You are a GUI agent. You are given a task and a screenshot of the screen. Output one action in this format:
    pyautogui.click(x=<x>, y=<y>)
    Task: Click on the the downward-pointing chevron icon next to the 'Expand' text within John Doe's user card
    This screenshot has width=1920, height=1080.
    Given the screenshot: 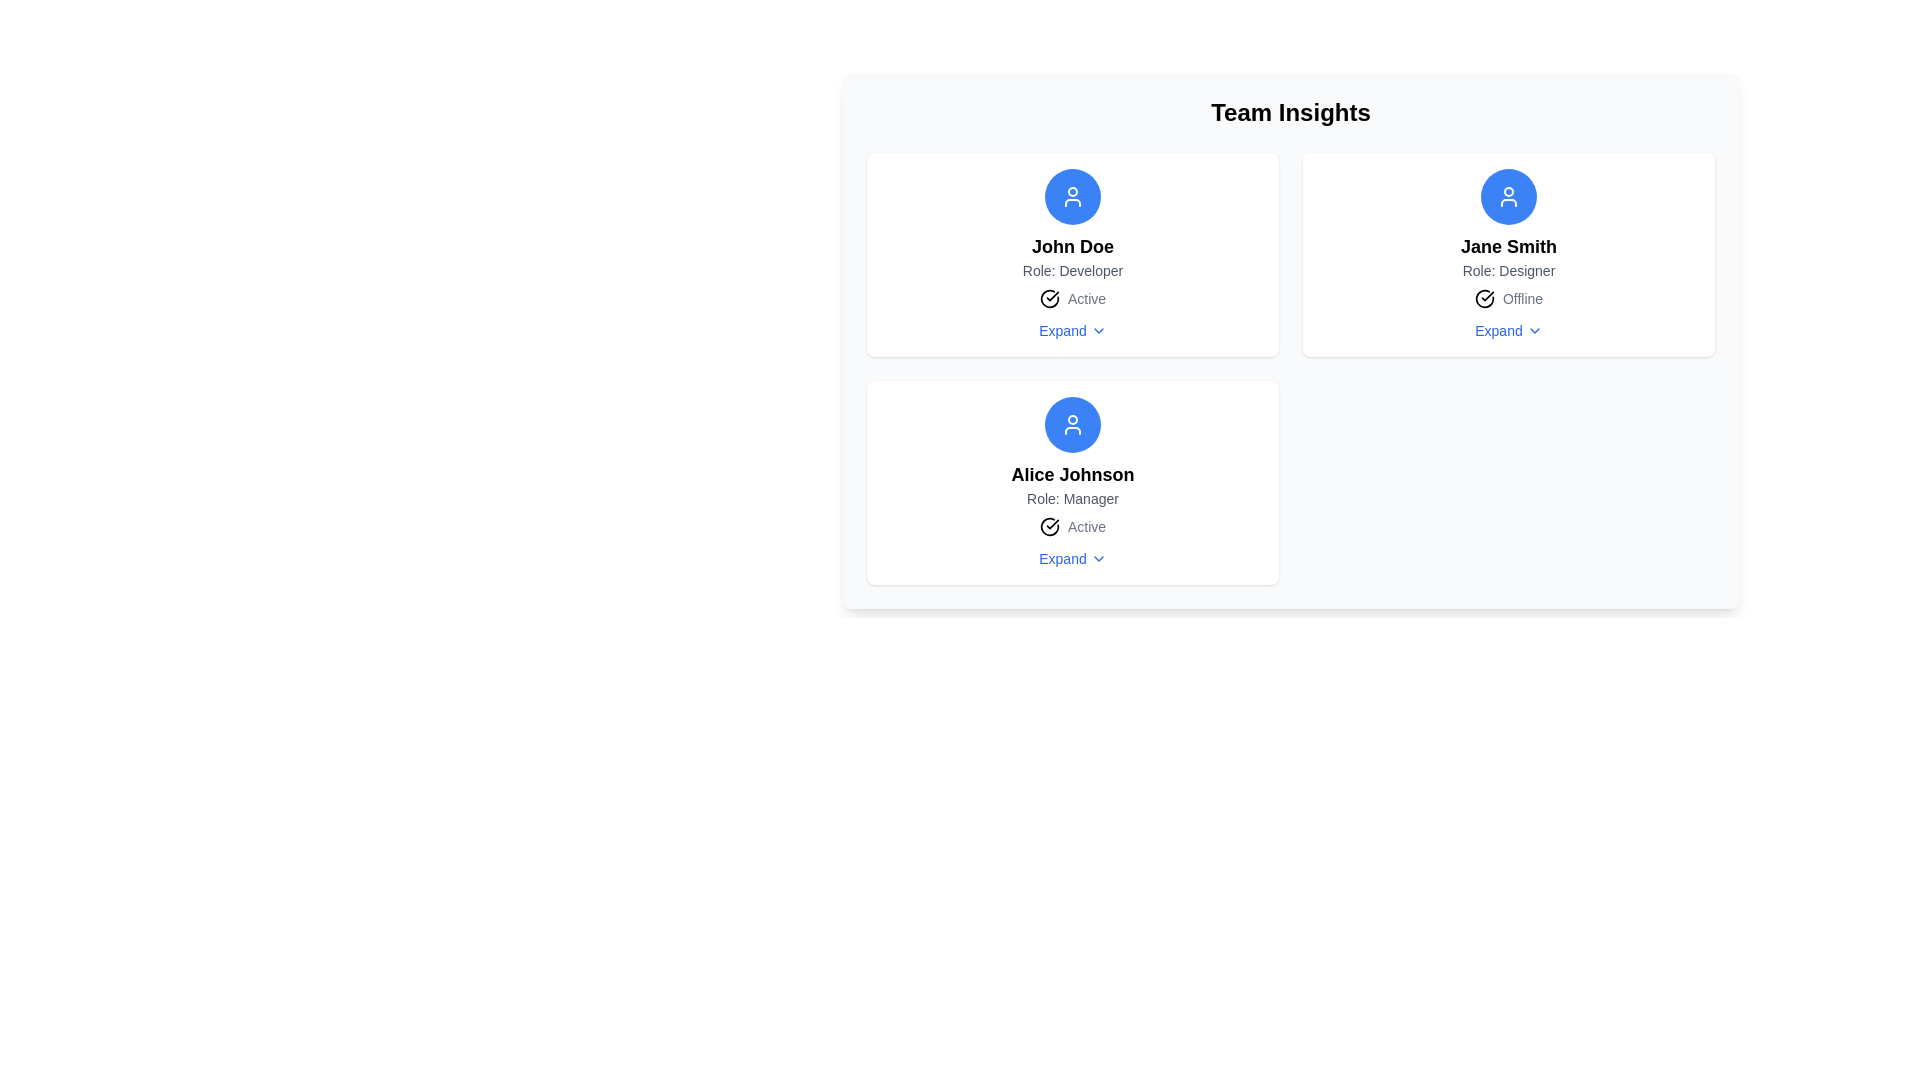 What is the action you would take?
    pyautogui.click(x=1097, y=330)
    